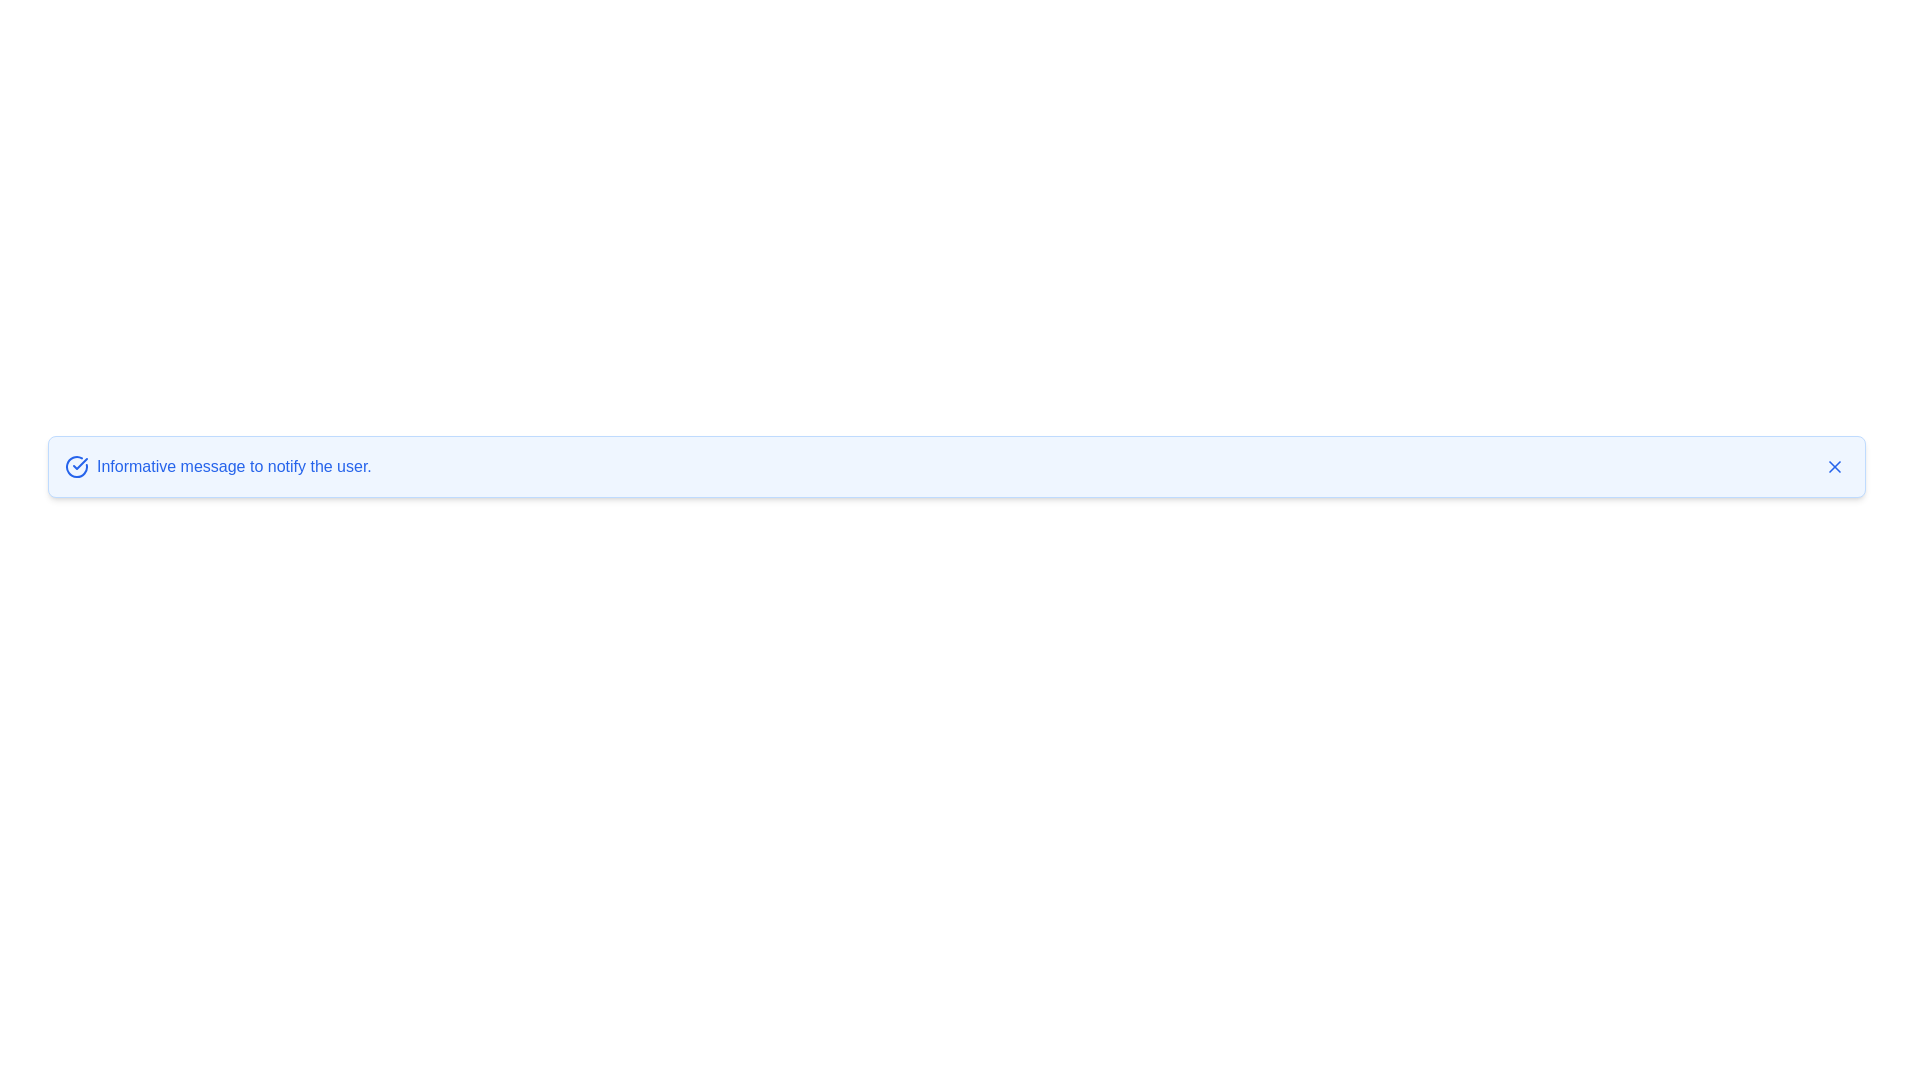 The width and height of the screenshot is (1920, 1080). What do you see at coordinates (76, 466) in the screenshot?
I see `the circular success icon with a blue outline and checkmark, which is located on the left side of the horizontal notification banner containing a blue text message` at bounding box center [76, 466].